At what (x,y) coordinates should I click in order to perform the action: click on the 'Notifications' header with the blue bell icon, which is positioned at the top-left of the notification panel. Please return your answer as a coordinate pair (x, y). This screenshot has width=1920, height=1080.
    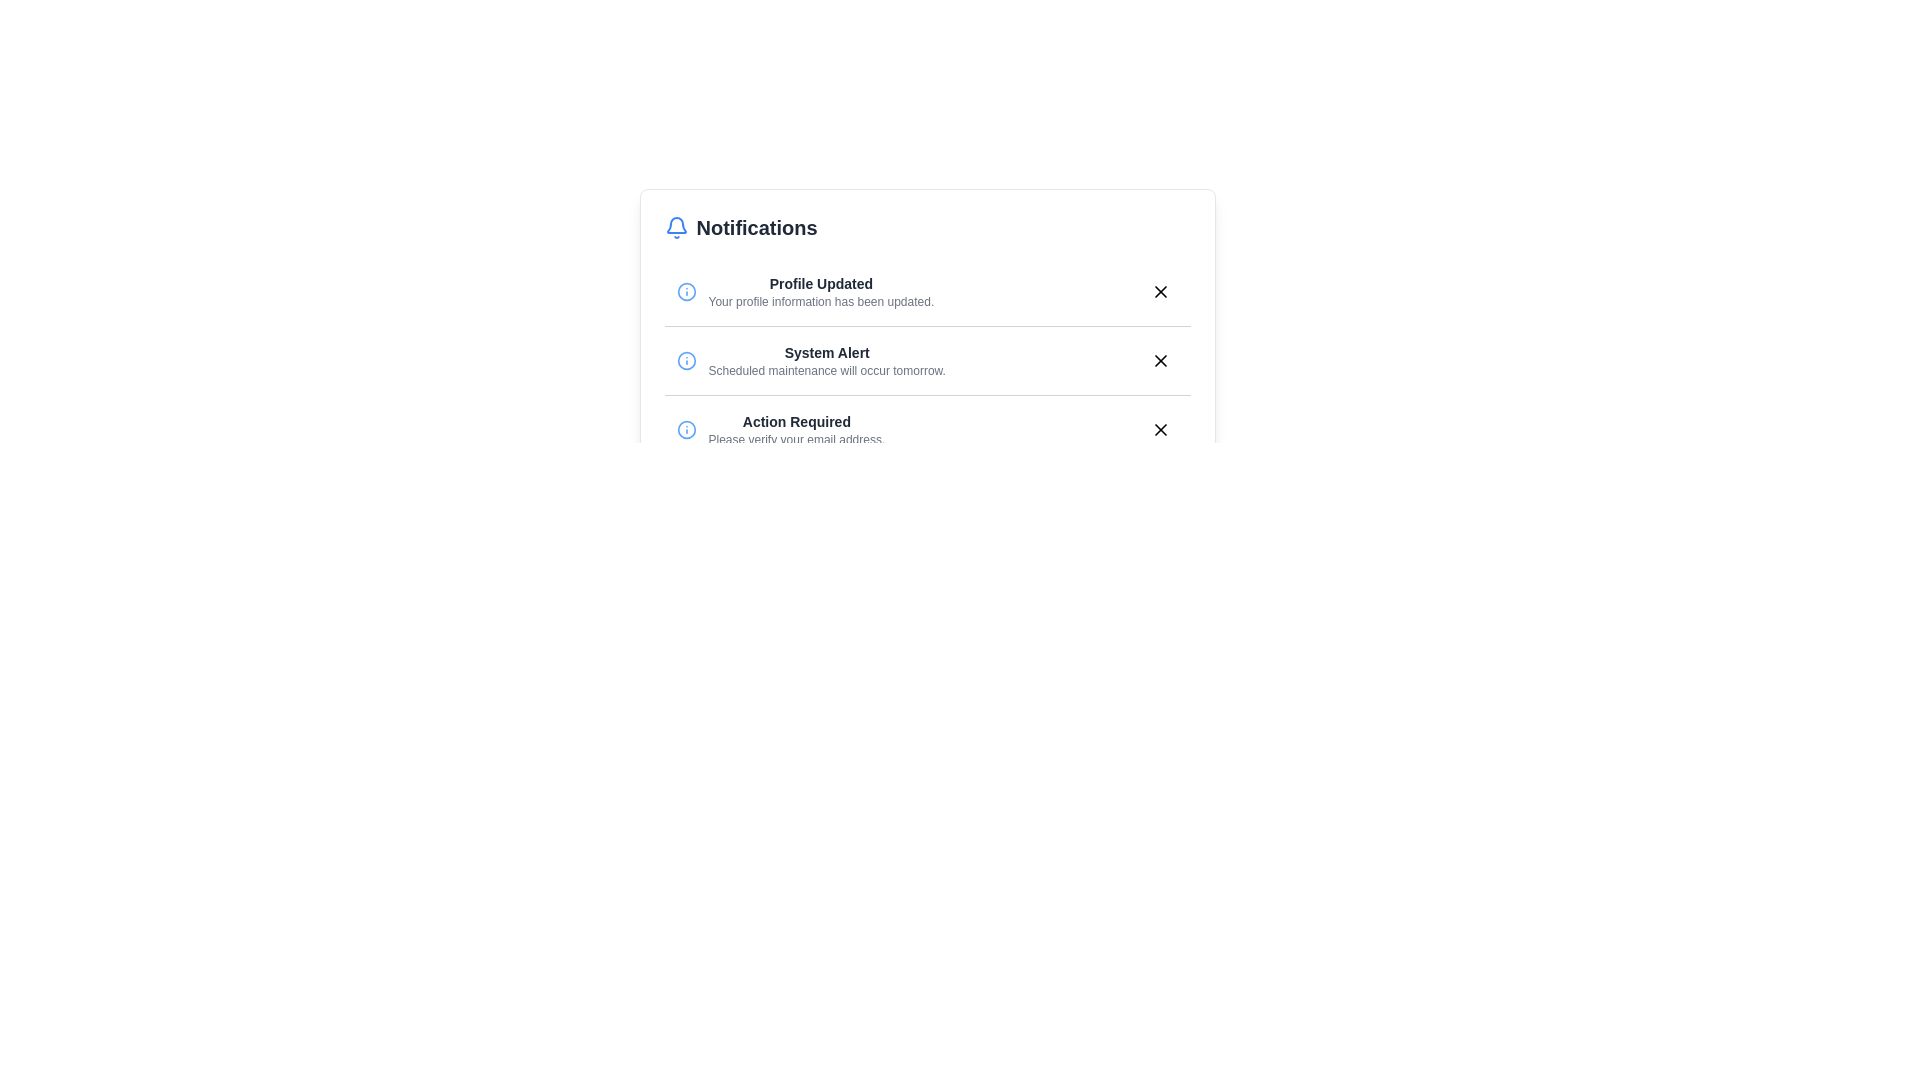
    Looking at the image, I should click on (740, 226).